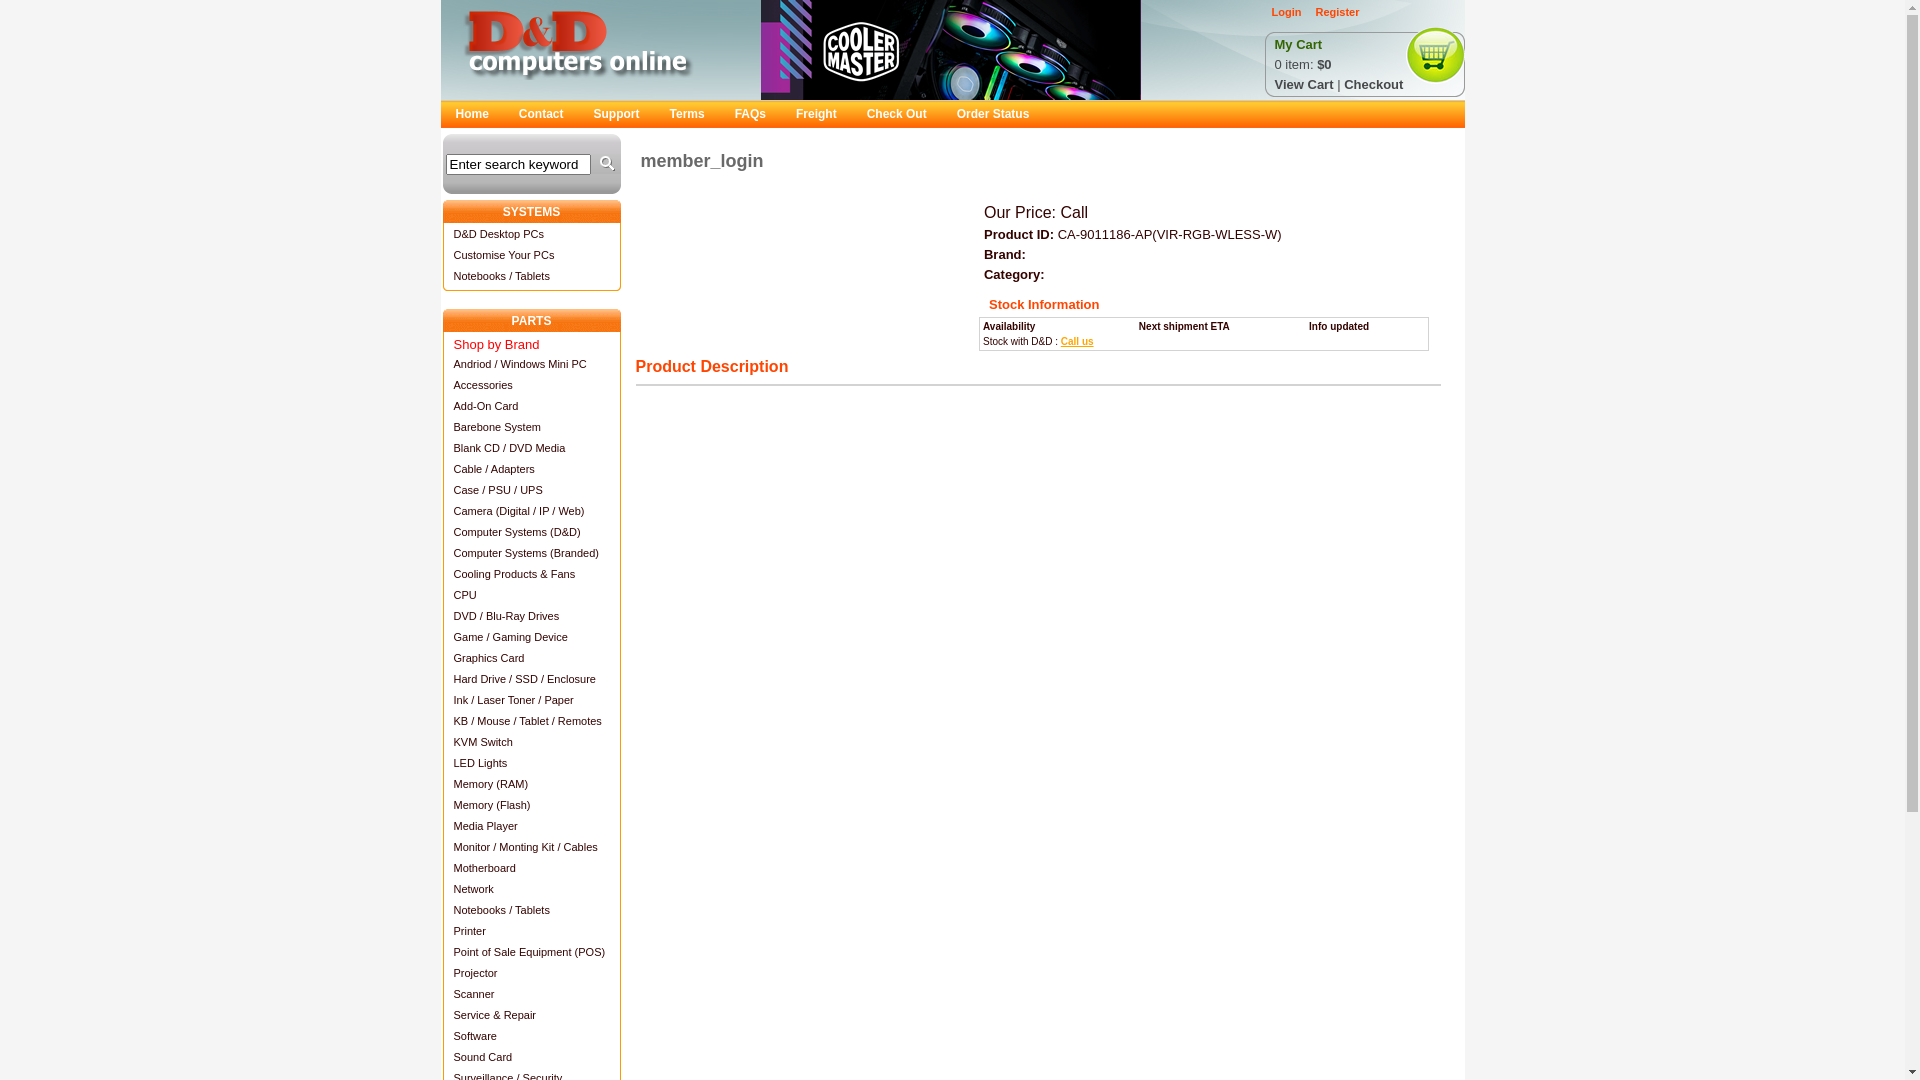 The width and height of the screenshot is (1920, 1080). I want to click on 'KB / Mouse / Tablet / Remotes', so click(440, 720).